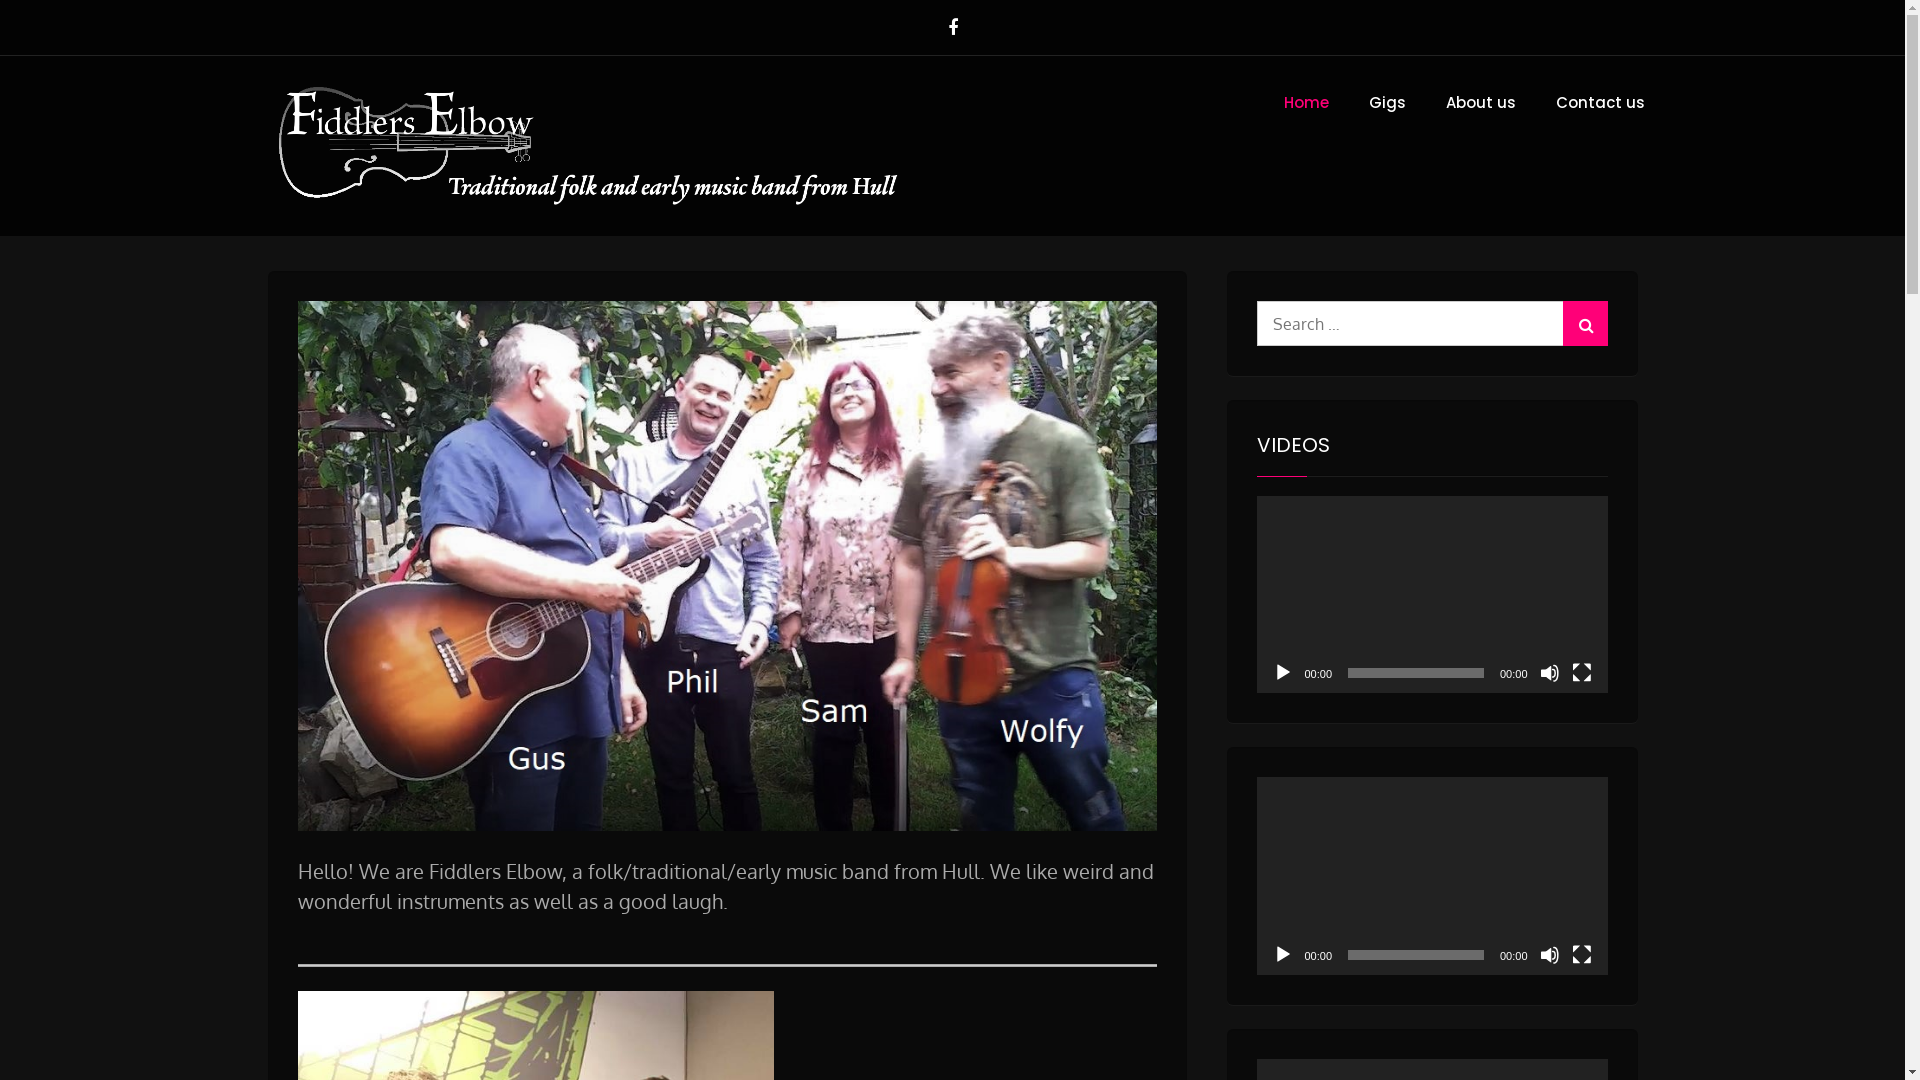 This screenshot has height=1080, width=1920. Describe the element at coordinates (1539, 672) in the screenshot. I see `'Mute'` at that location.